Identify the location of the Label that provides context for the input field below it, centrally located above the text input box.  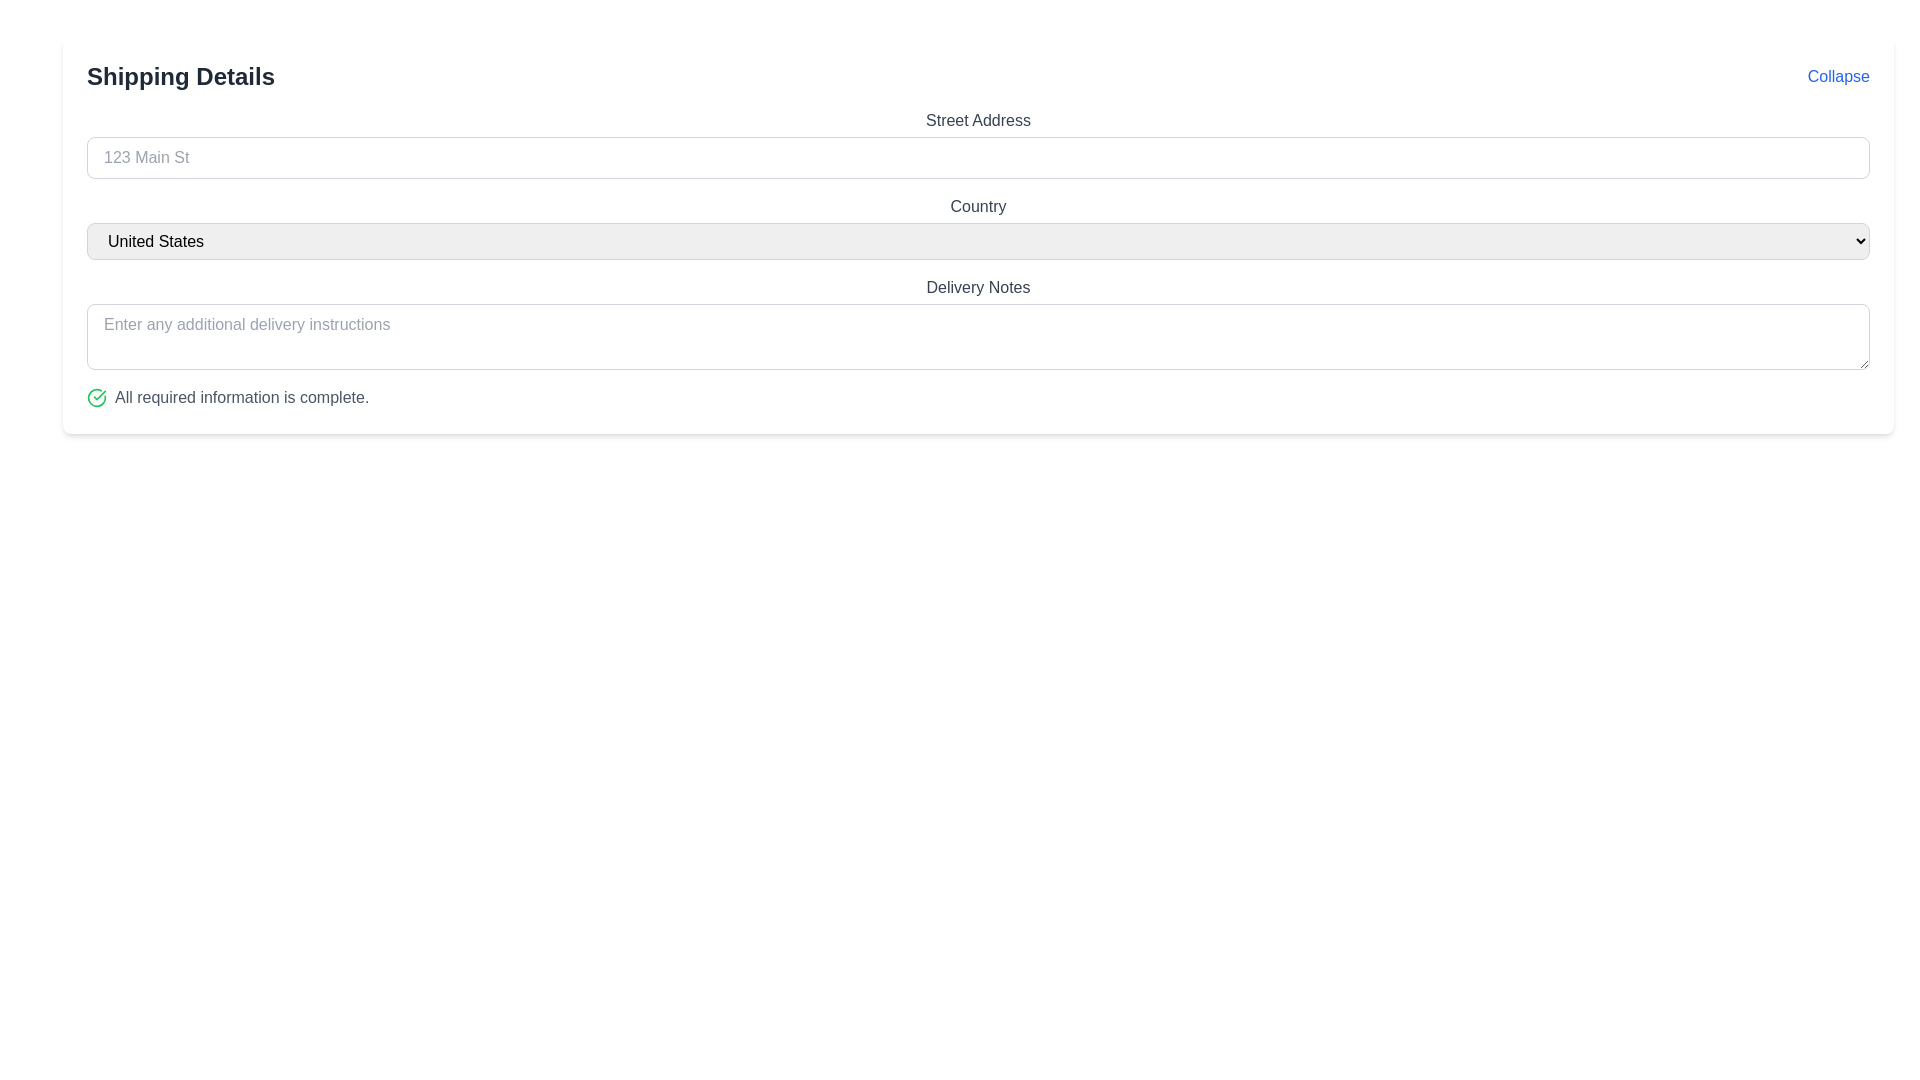
(978, 288).